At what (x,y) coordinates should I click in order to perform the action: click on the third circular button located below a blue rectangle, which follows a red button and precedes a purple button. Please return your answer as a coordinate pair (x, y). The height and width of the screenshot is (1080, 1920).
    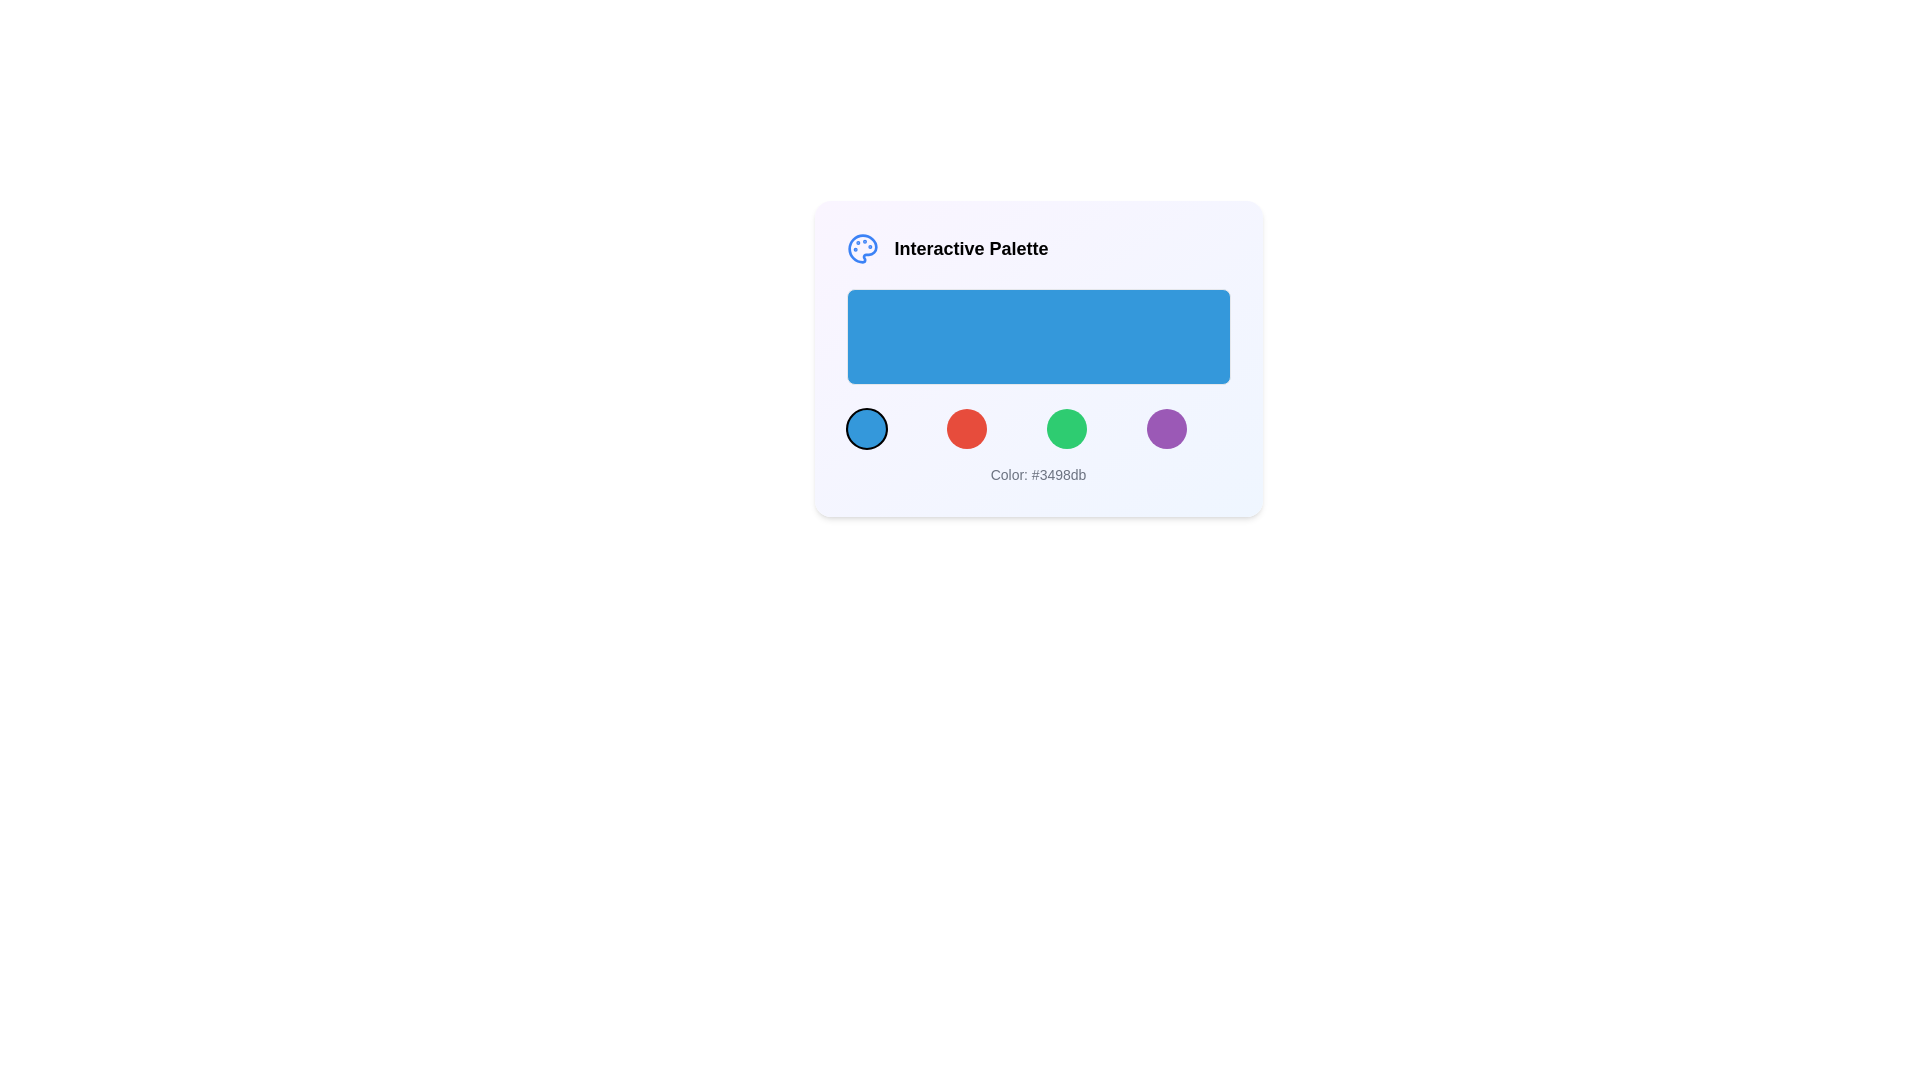
    Looking at the image, I should click on (1065, 427).